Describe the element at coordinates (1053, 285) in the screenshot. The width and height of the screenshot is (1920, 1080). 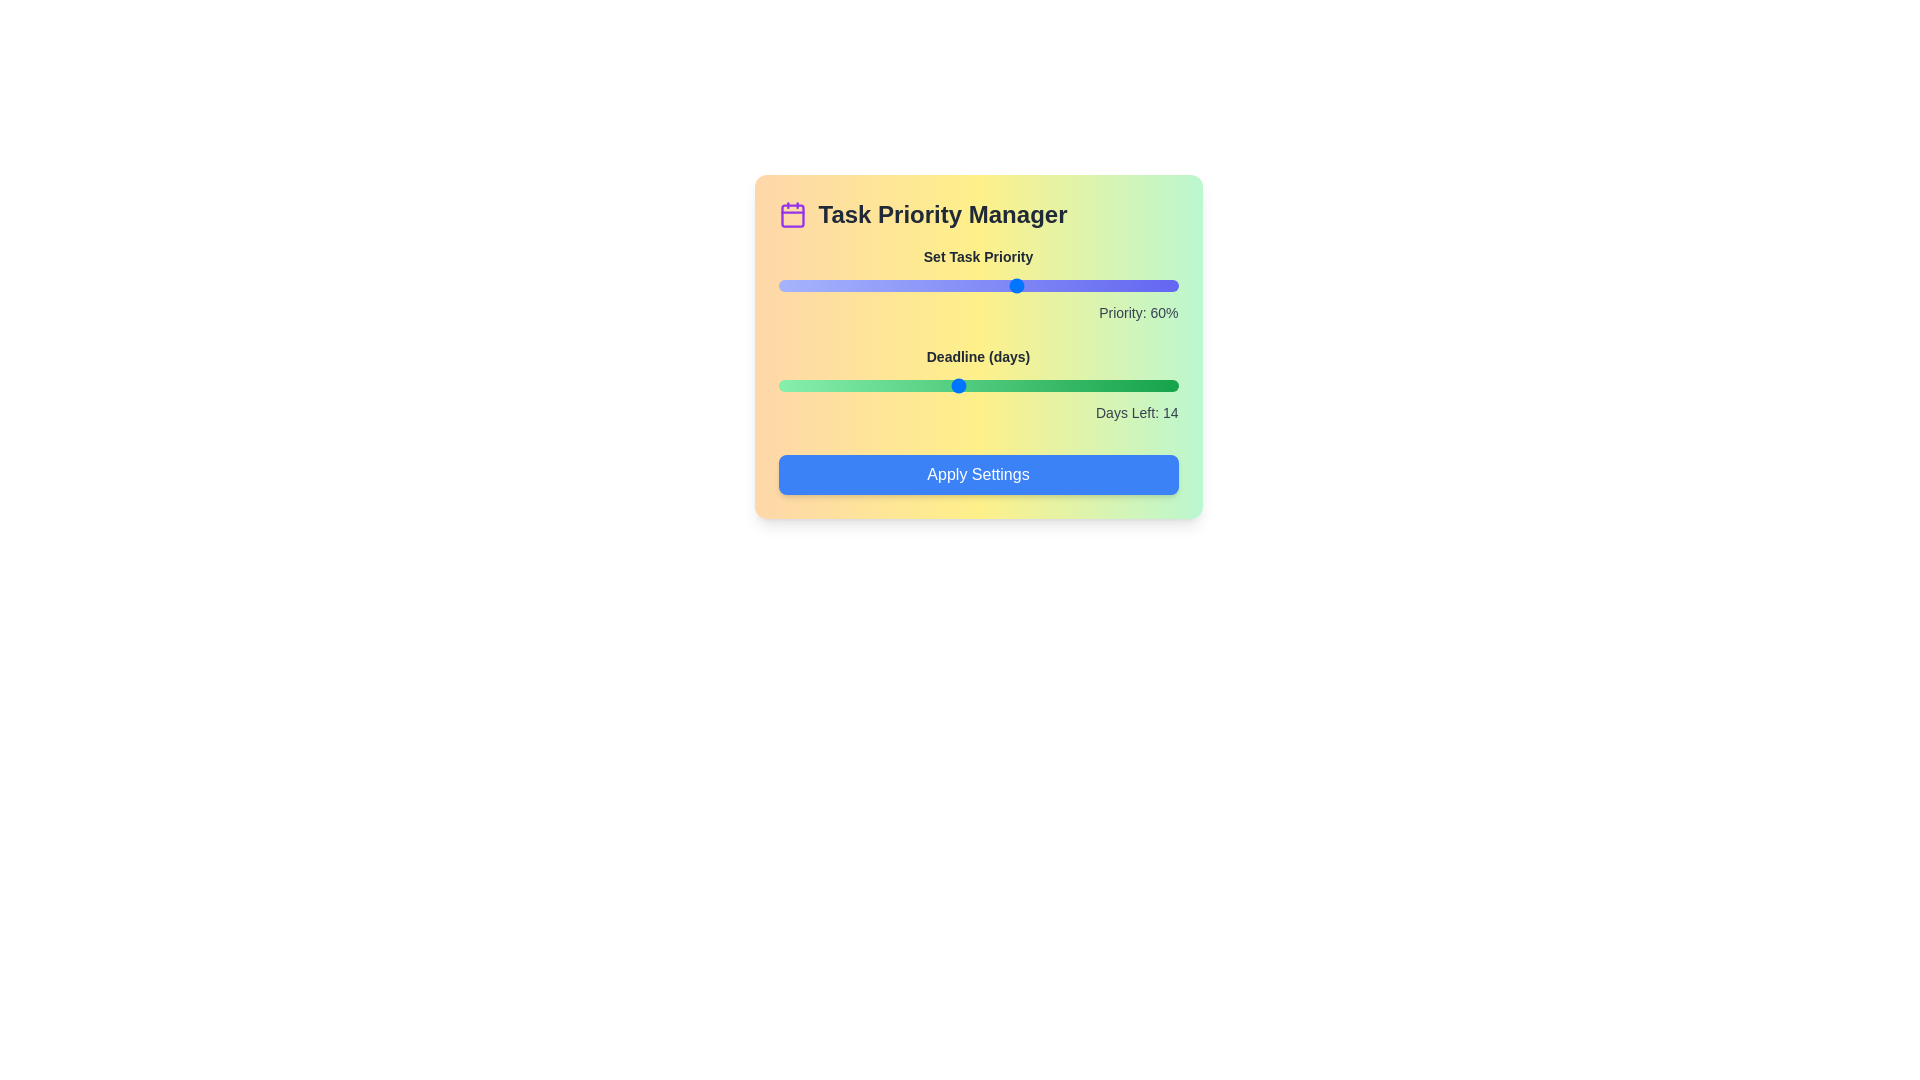
I see `the task priority slider to set the priority to 69%` at that location.